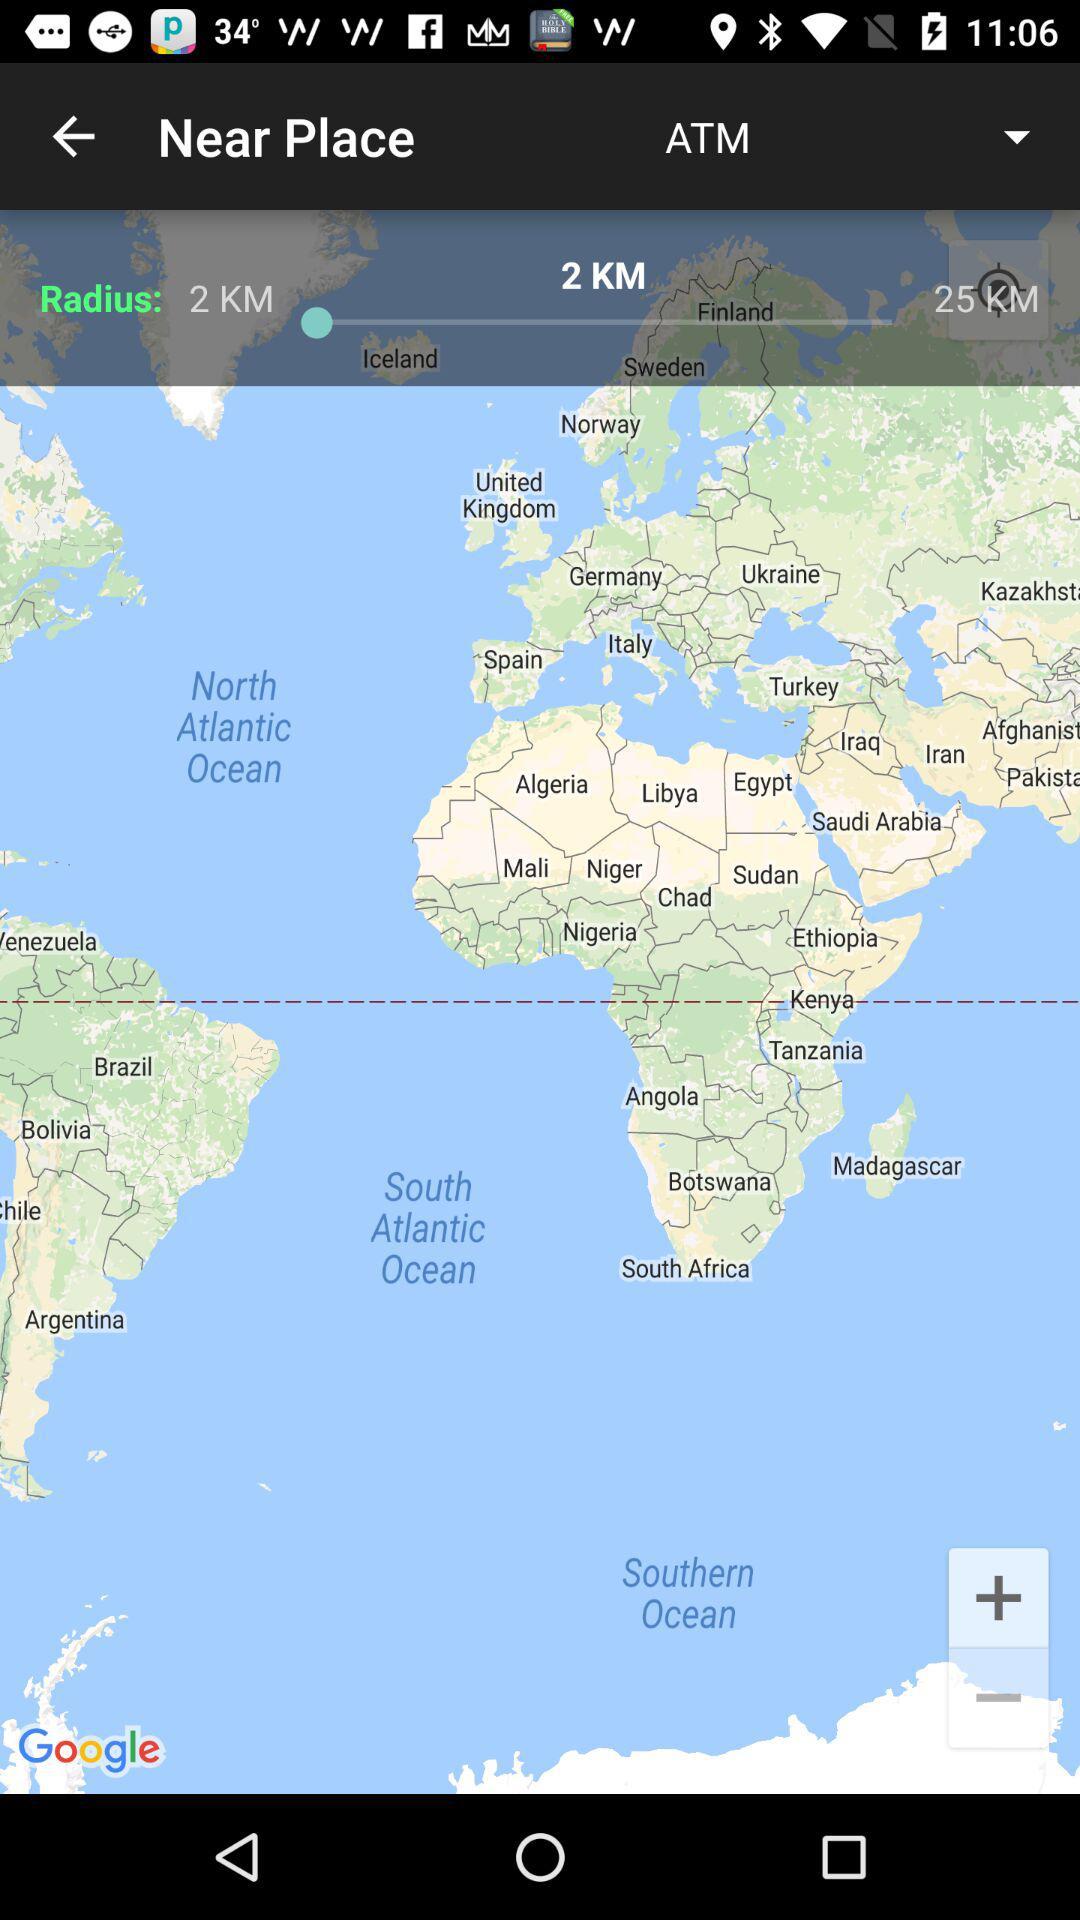 This screenshot has height=1920, width=1080. What do you see at coordinates (998, 1699) in the screenshot?
I see `the minus icon` at bounding box center [998, 1699].